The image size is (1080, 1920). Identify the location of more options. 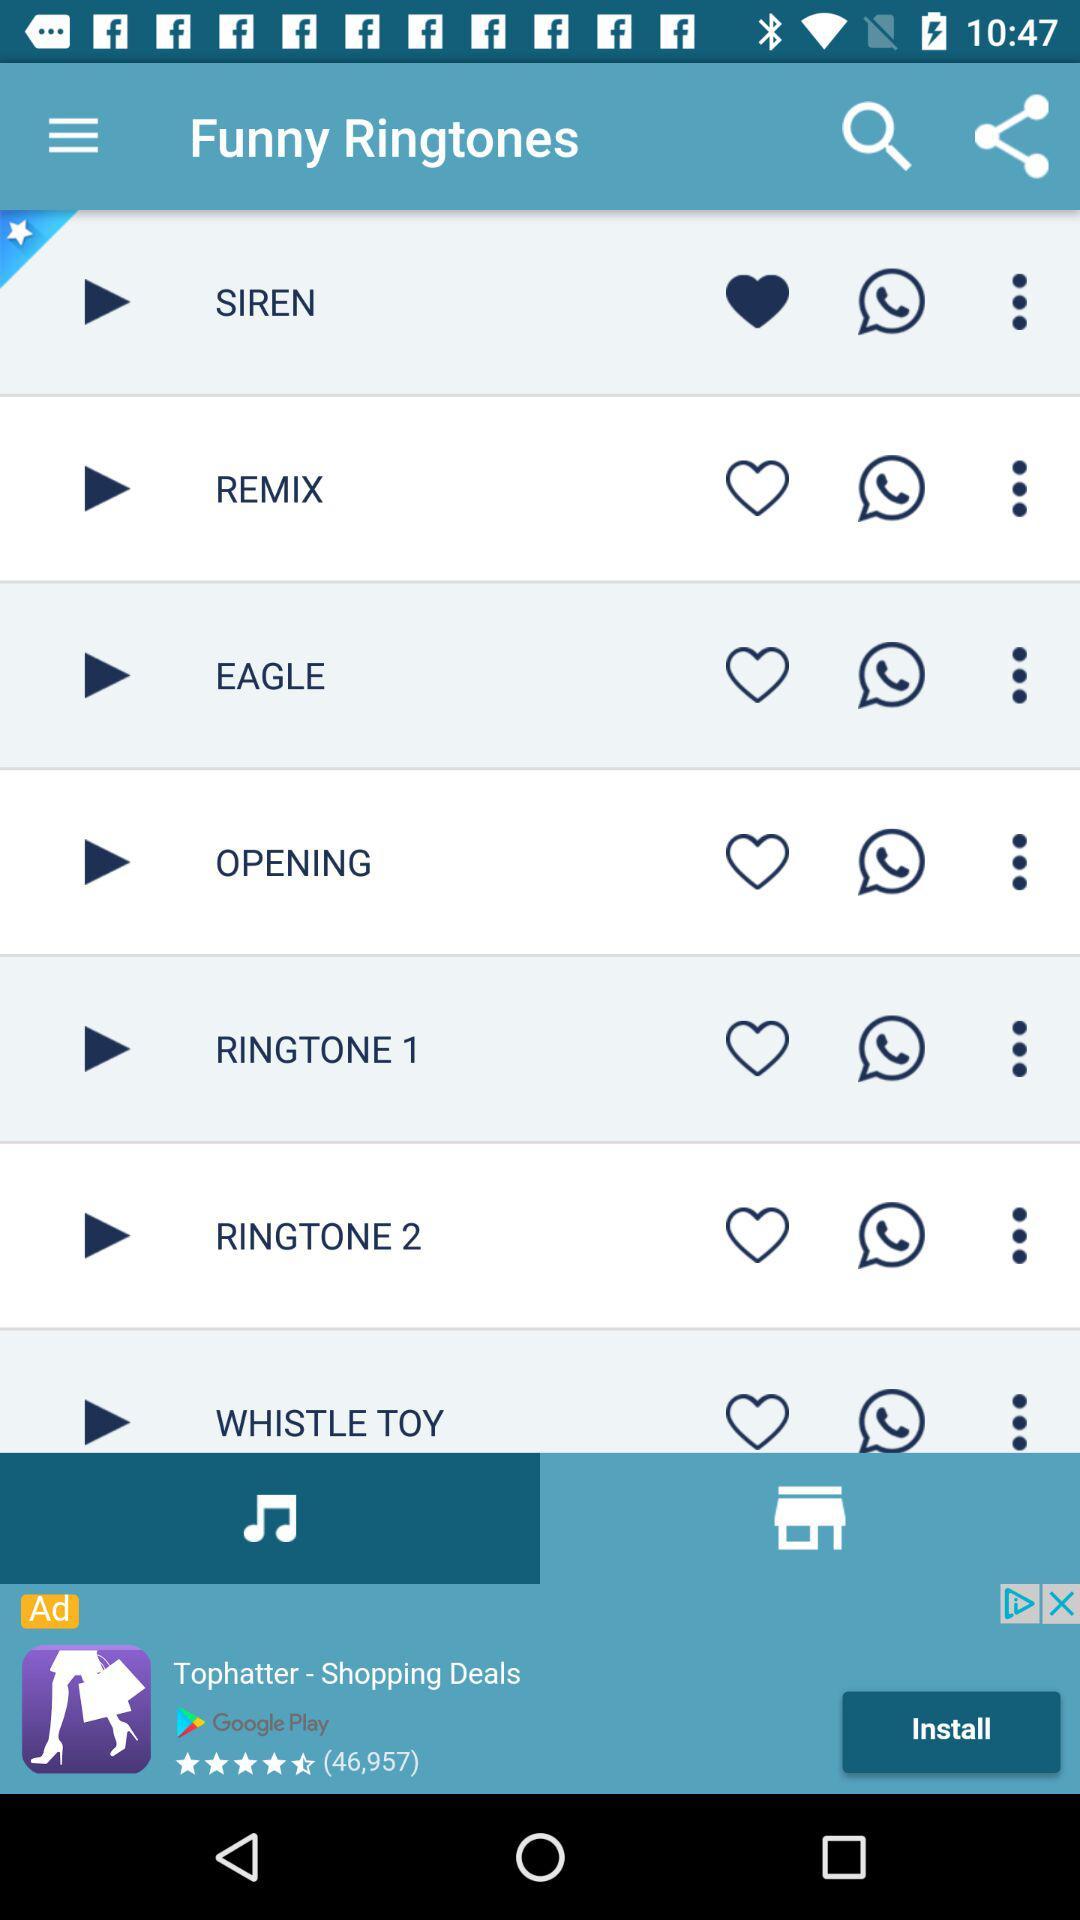
(1019, 300).